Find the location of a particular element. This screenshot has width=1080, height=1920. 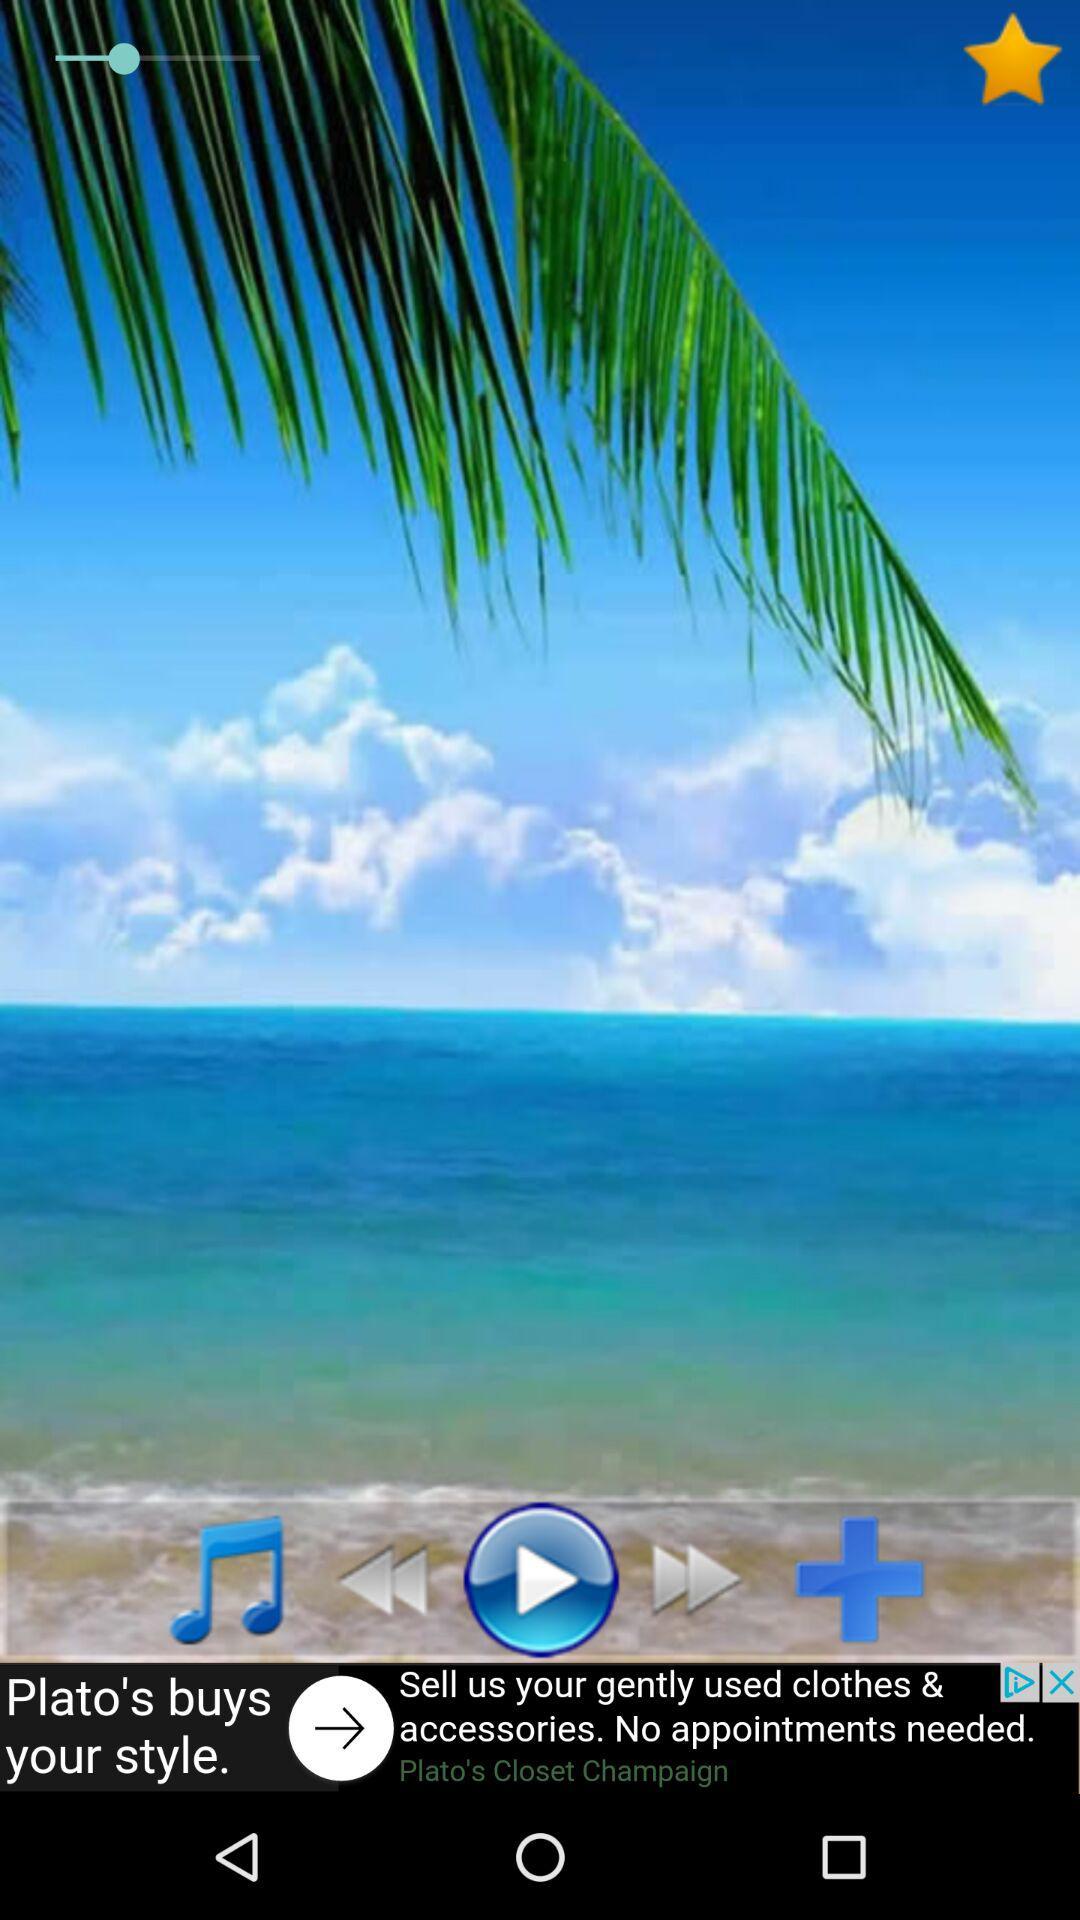

go back is located at coordinates (371, 1577).